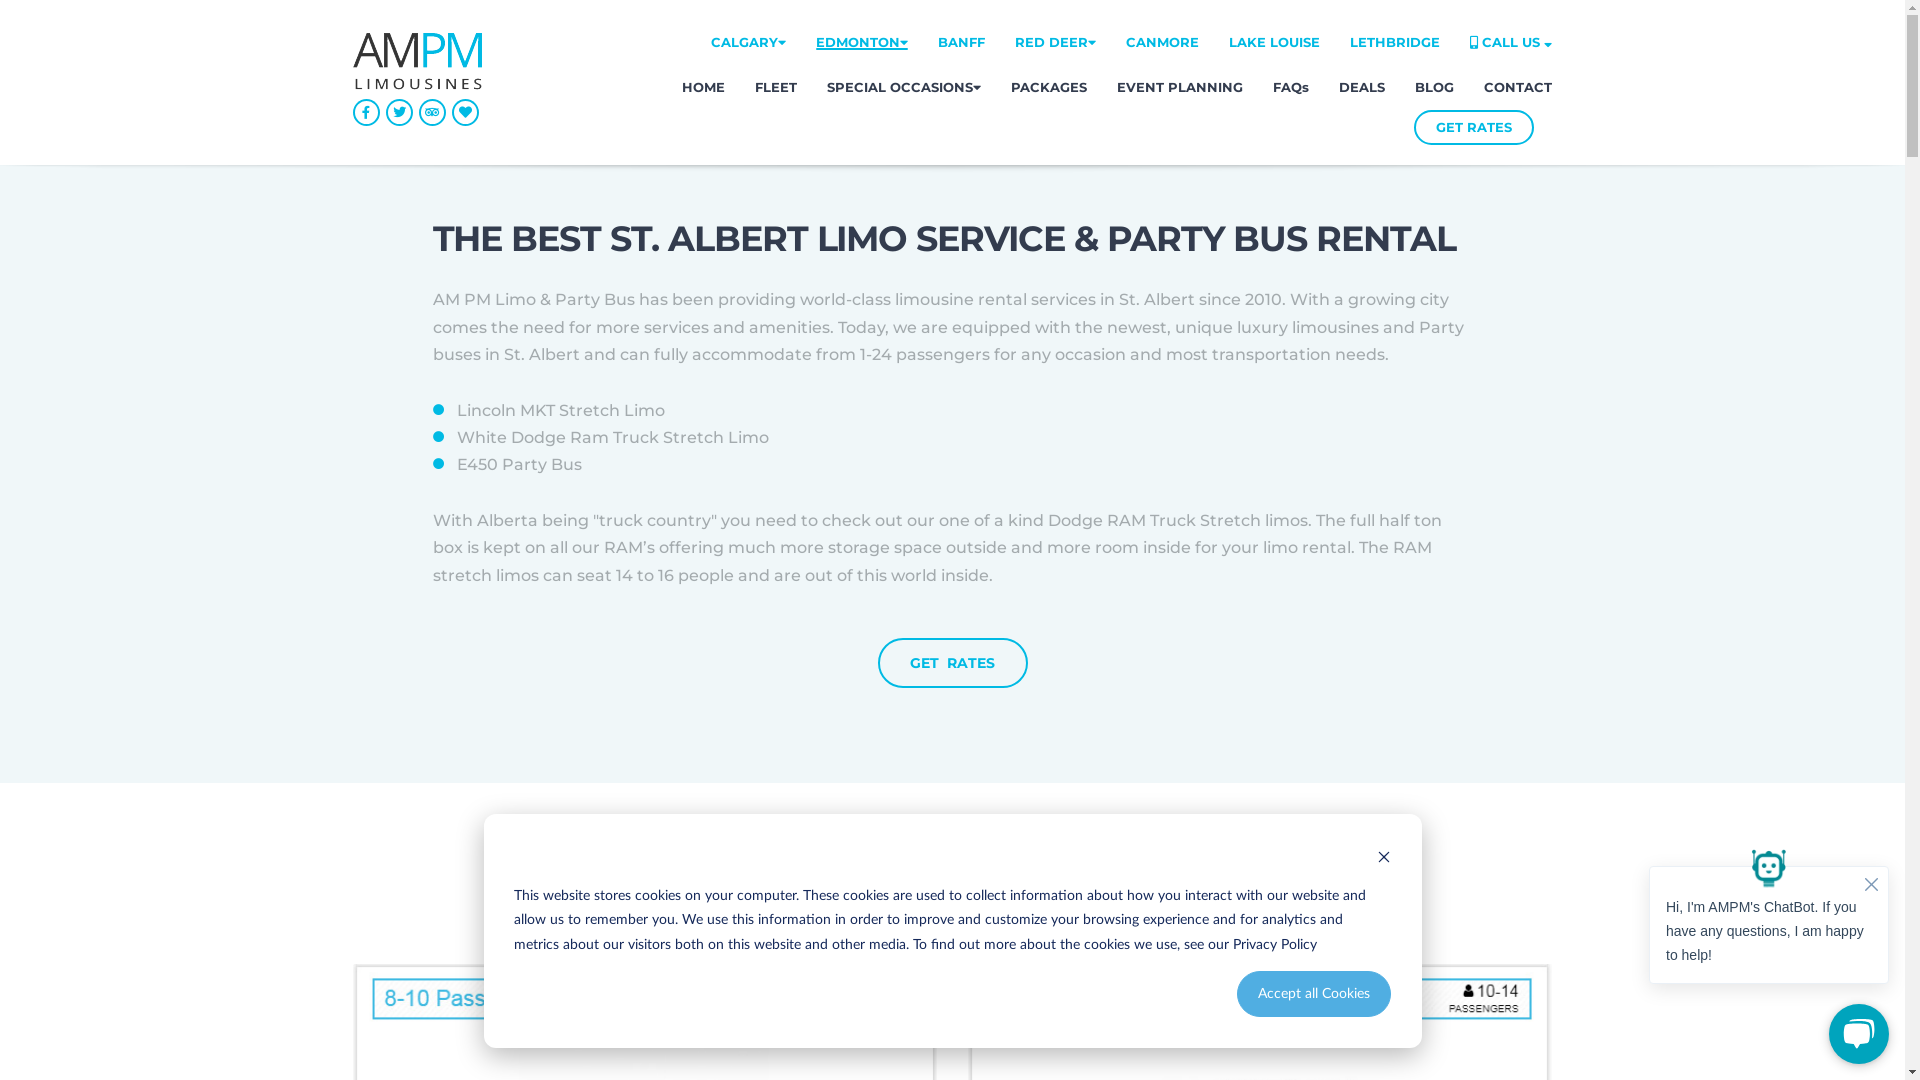 This screenshot has width=1920, height=1080. Describe the element at coordinates (1014, 42) in the screenshot. I see `'RED DEER'` at that location.